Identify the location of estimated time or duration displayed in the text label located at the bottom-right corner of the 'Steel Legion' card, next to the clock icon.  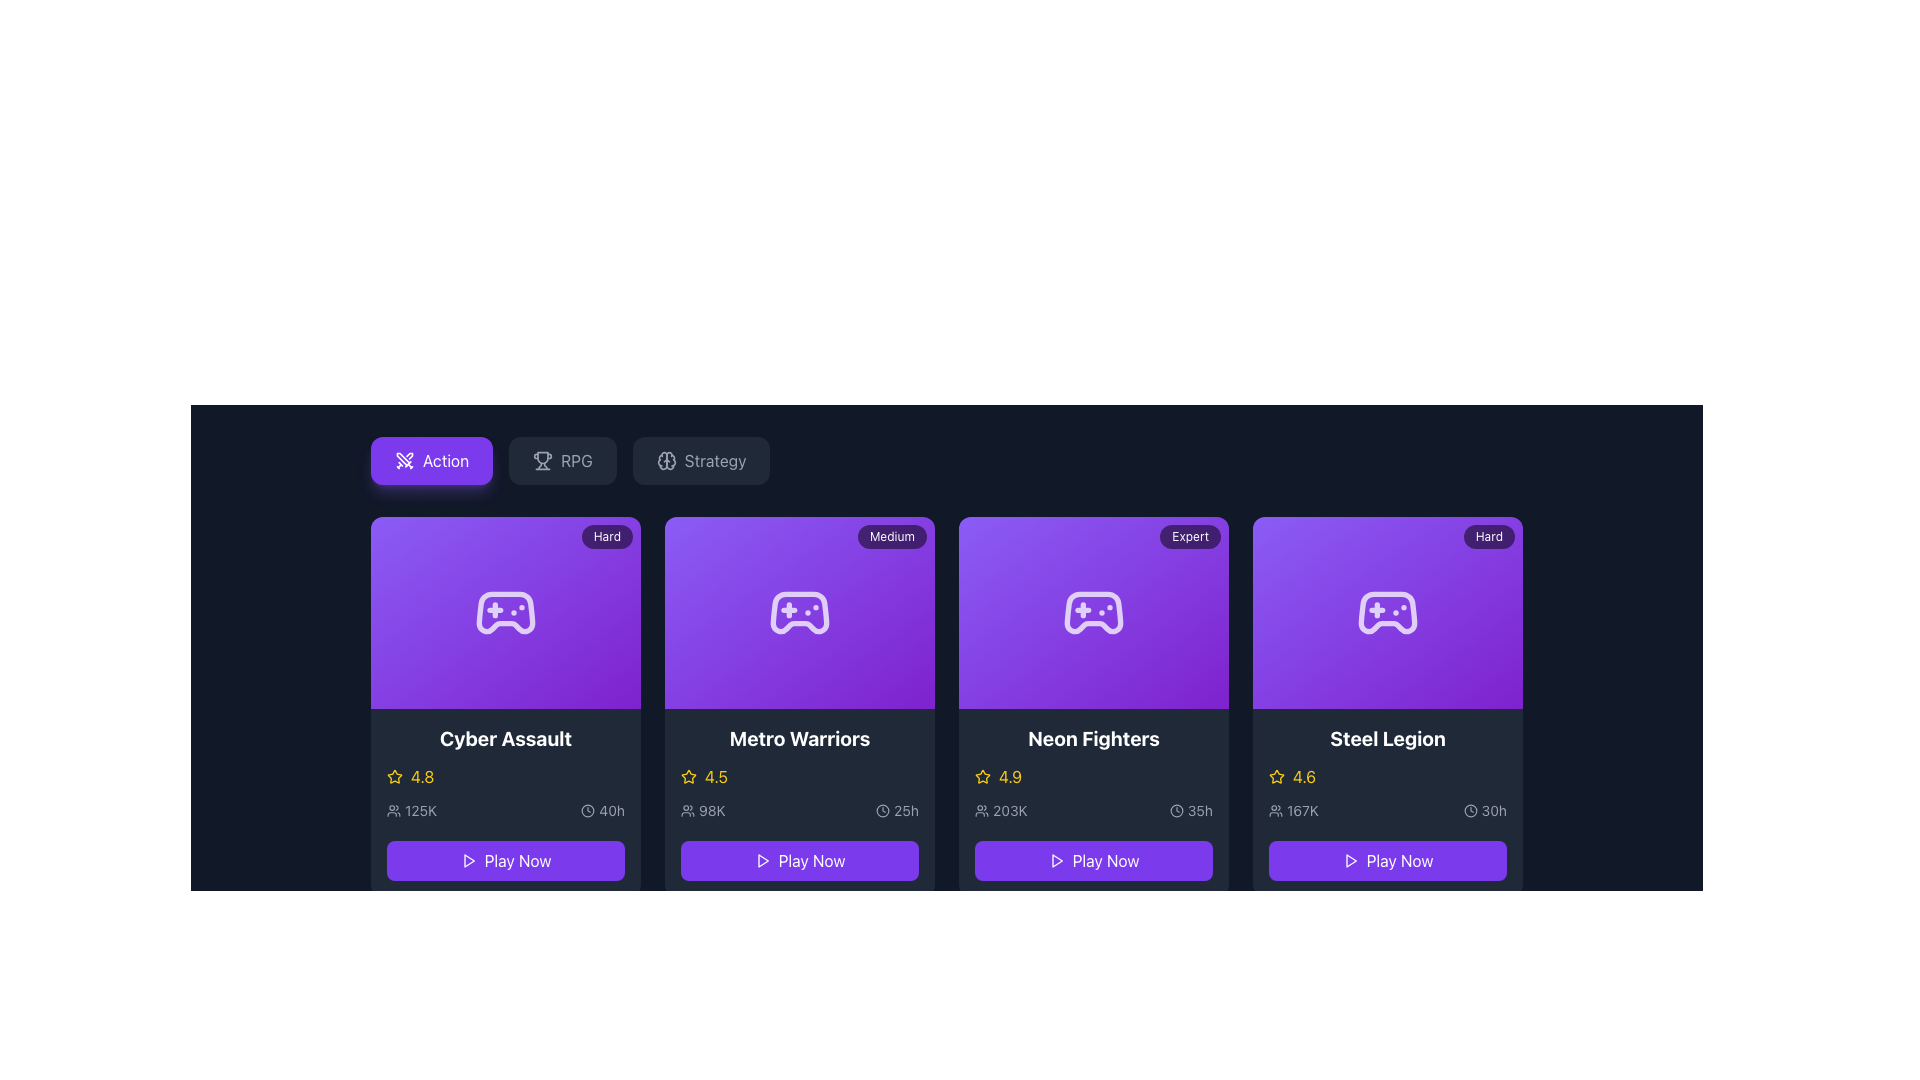
(1494, 810).